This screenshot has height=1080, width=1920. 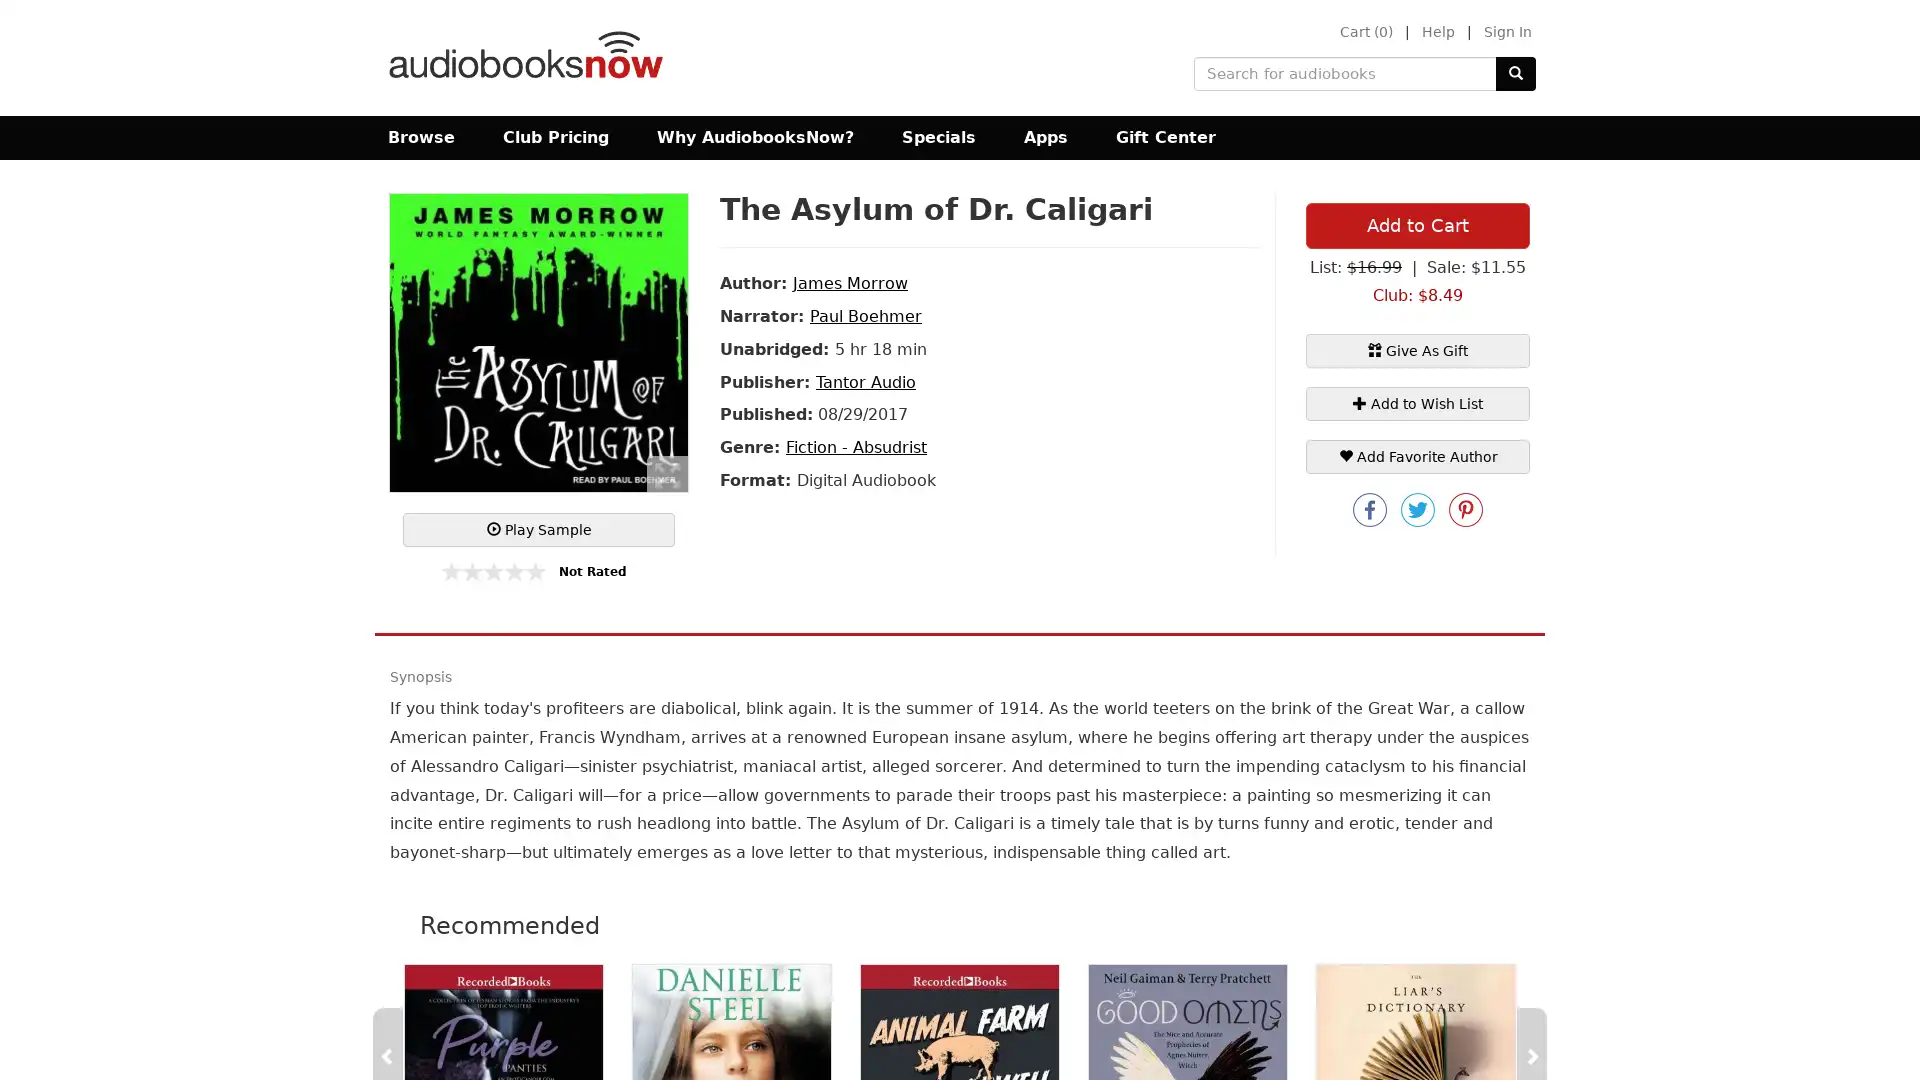 What do you see at coordinates (1416, 456) in the screenshot?
I see `Add Favorite Author` at bounding box center [1416, 456].